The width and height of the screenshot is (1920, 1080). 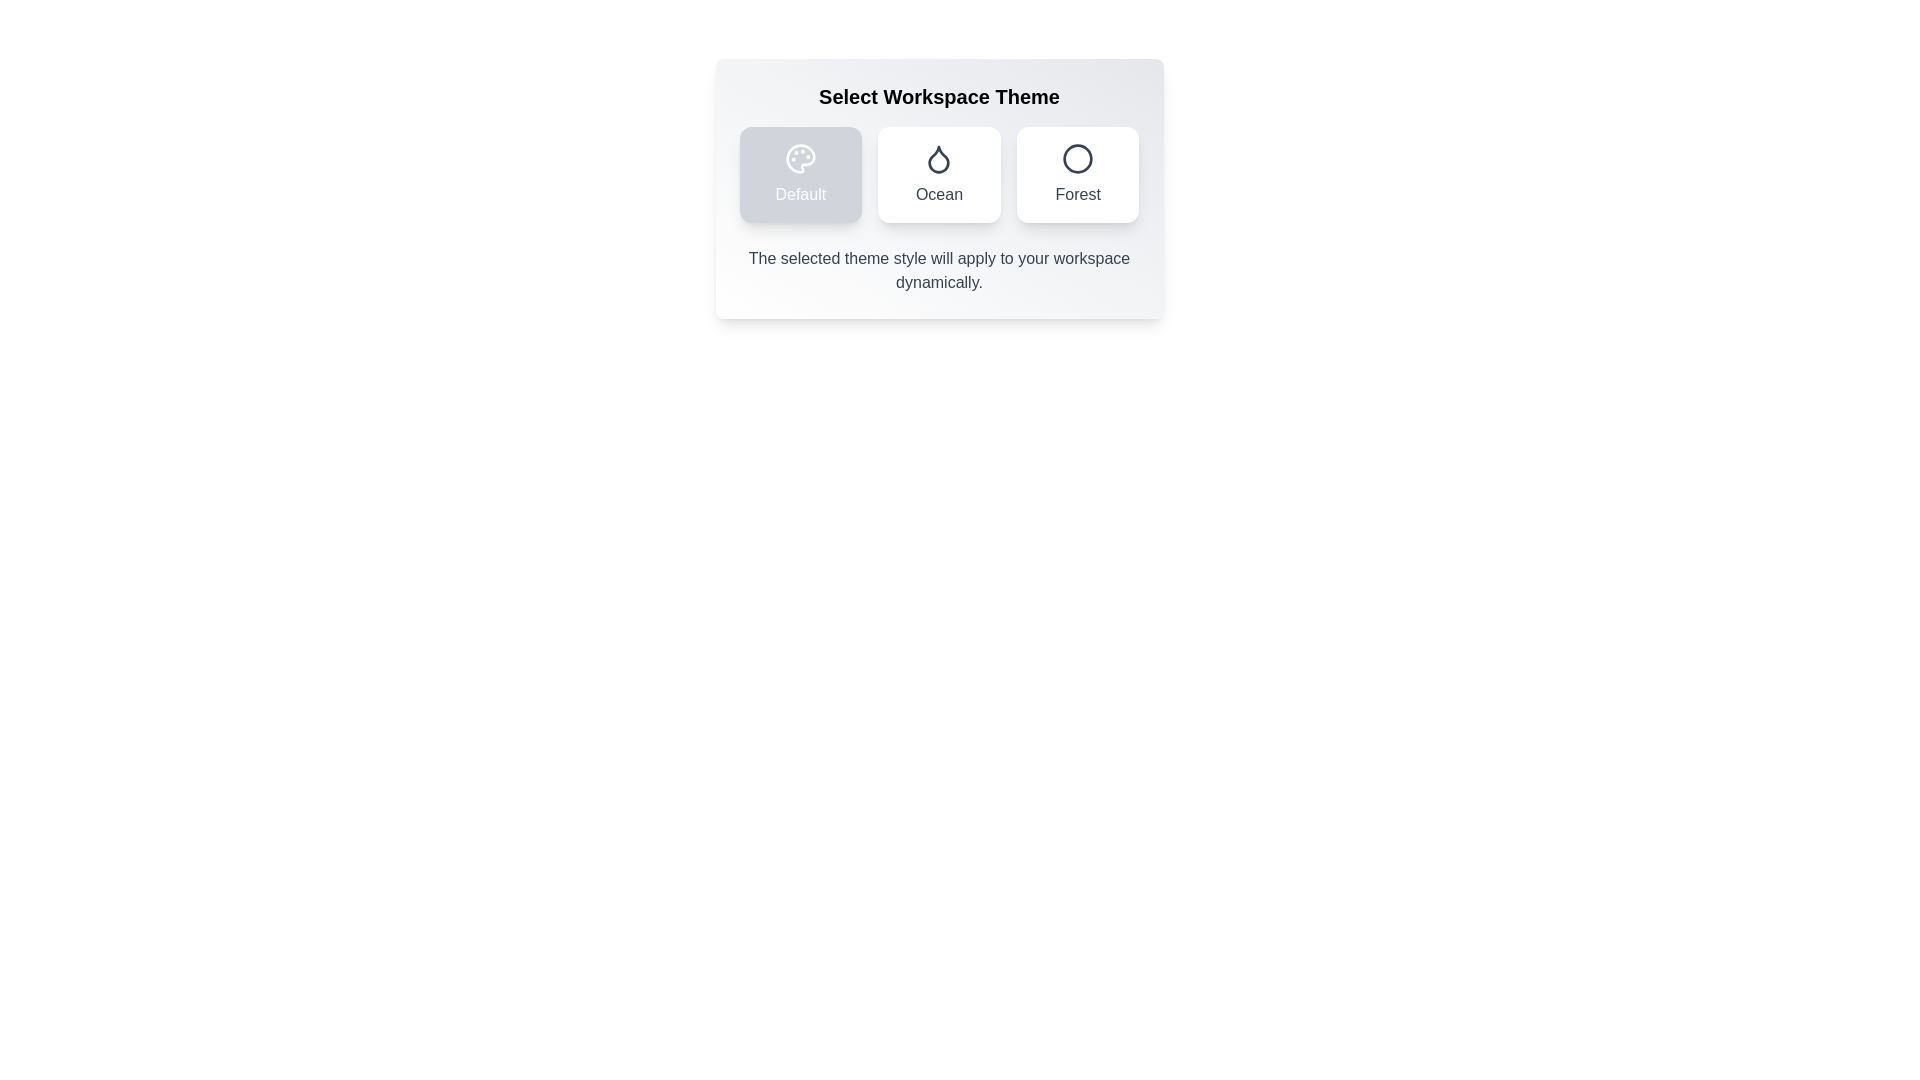 What do you see at coordinates (1077, 173) in the screenshot?
I see `the Forest theme option to observe the visual feedback` at bounding box center [1077, 173].